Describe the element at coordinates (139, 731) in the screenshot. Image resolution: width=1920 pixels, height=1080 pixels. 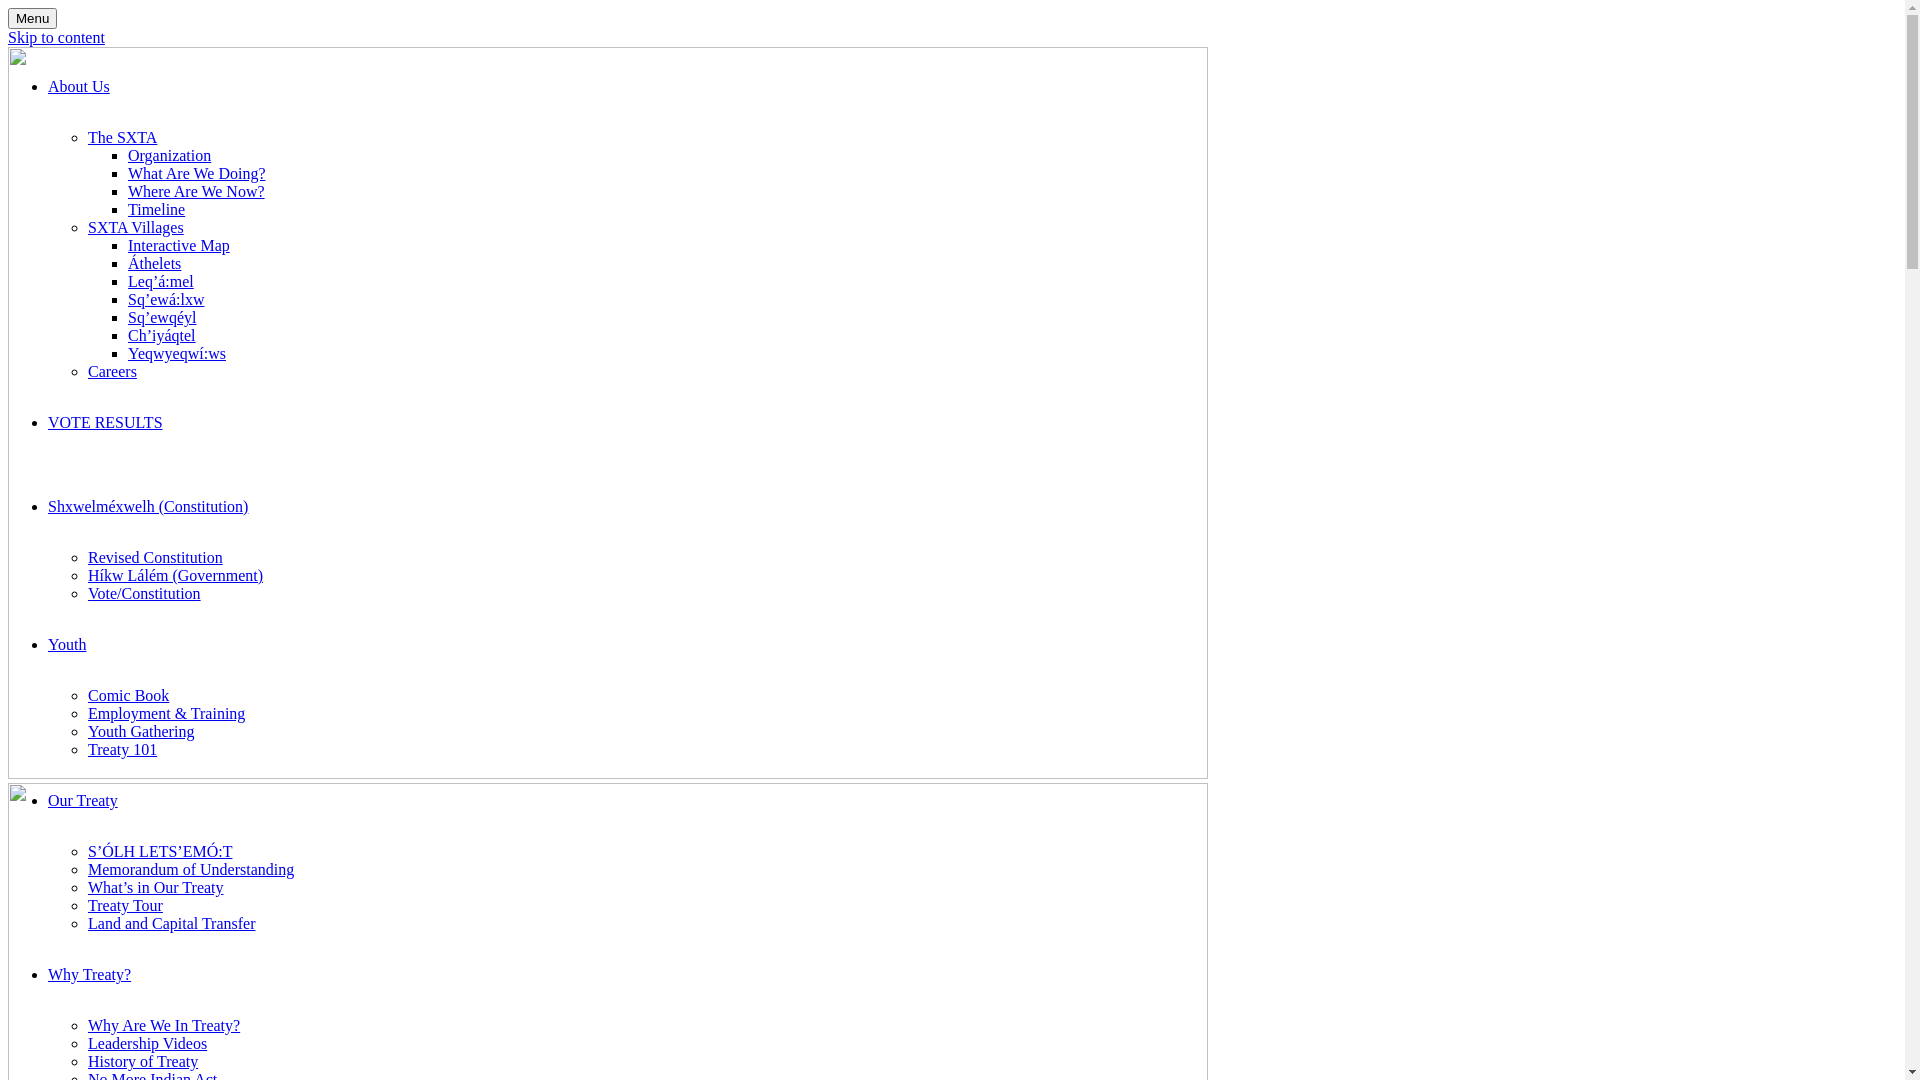
I see `'Youth Gathering'` at that location.